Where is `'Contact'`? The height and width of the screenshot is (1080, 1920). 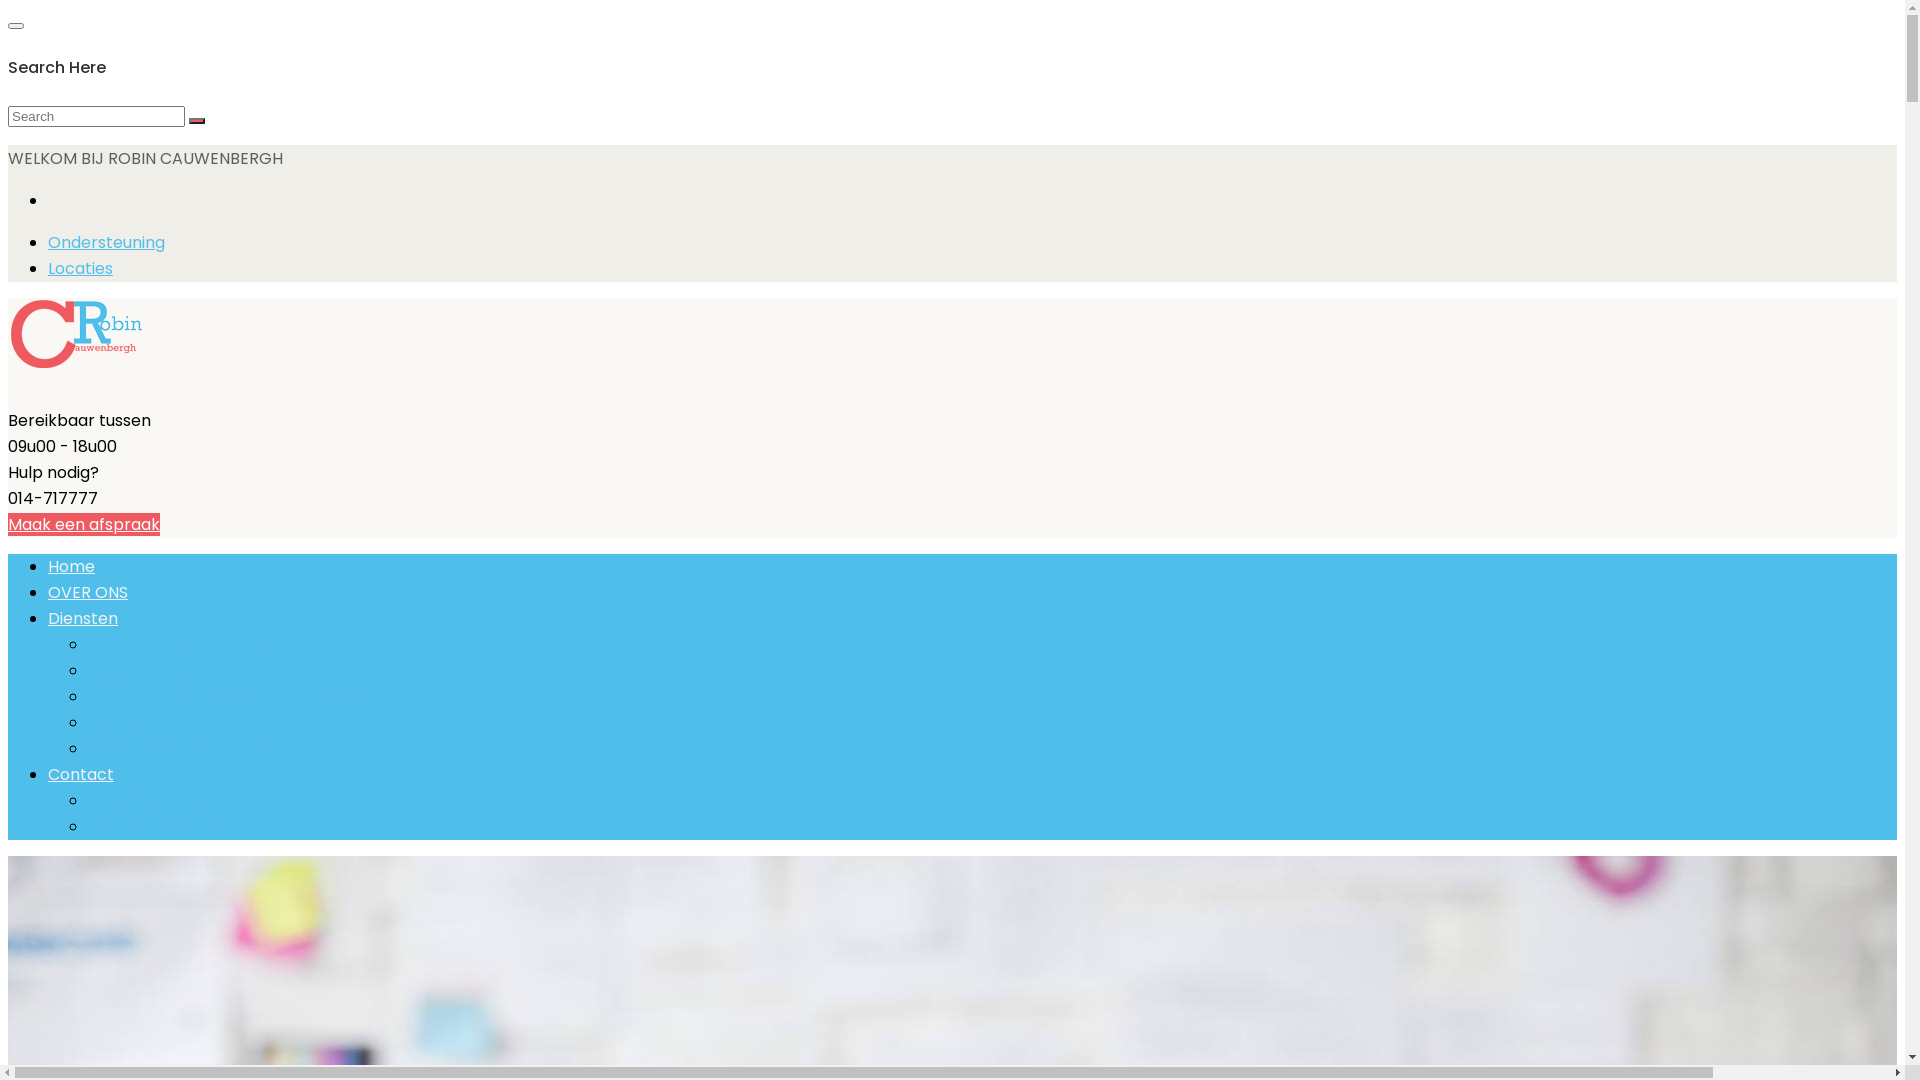 'Contact' is located at coordinates (80, 773).